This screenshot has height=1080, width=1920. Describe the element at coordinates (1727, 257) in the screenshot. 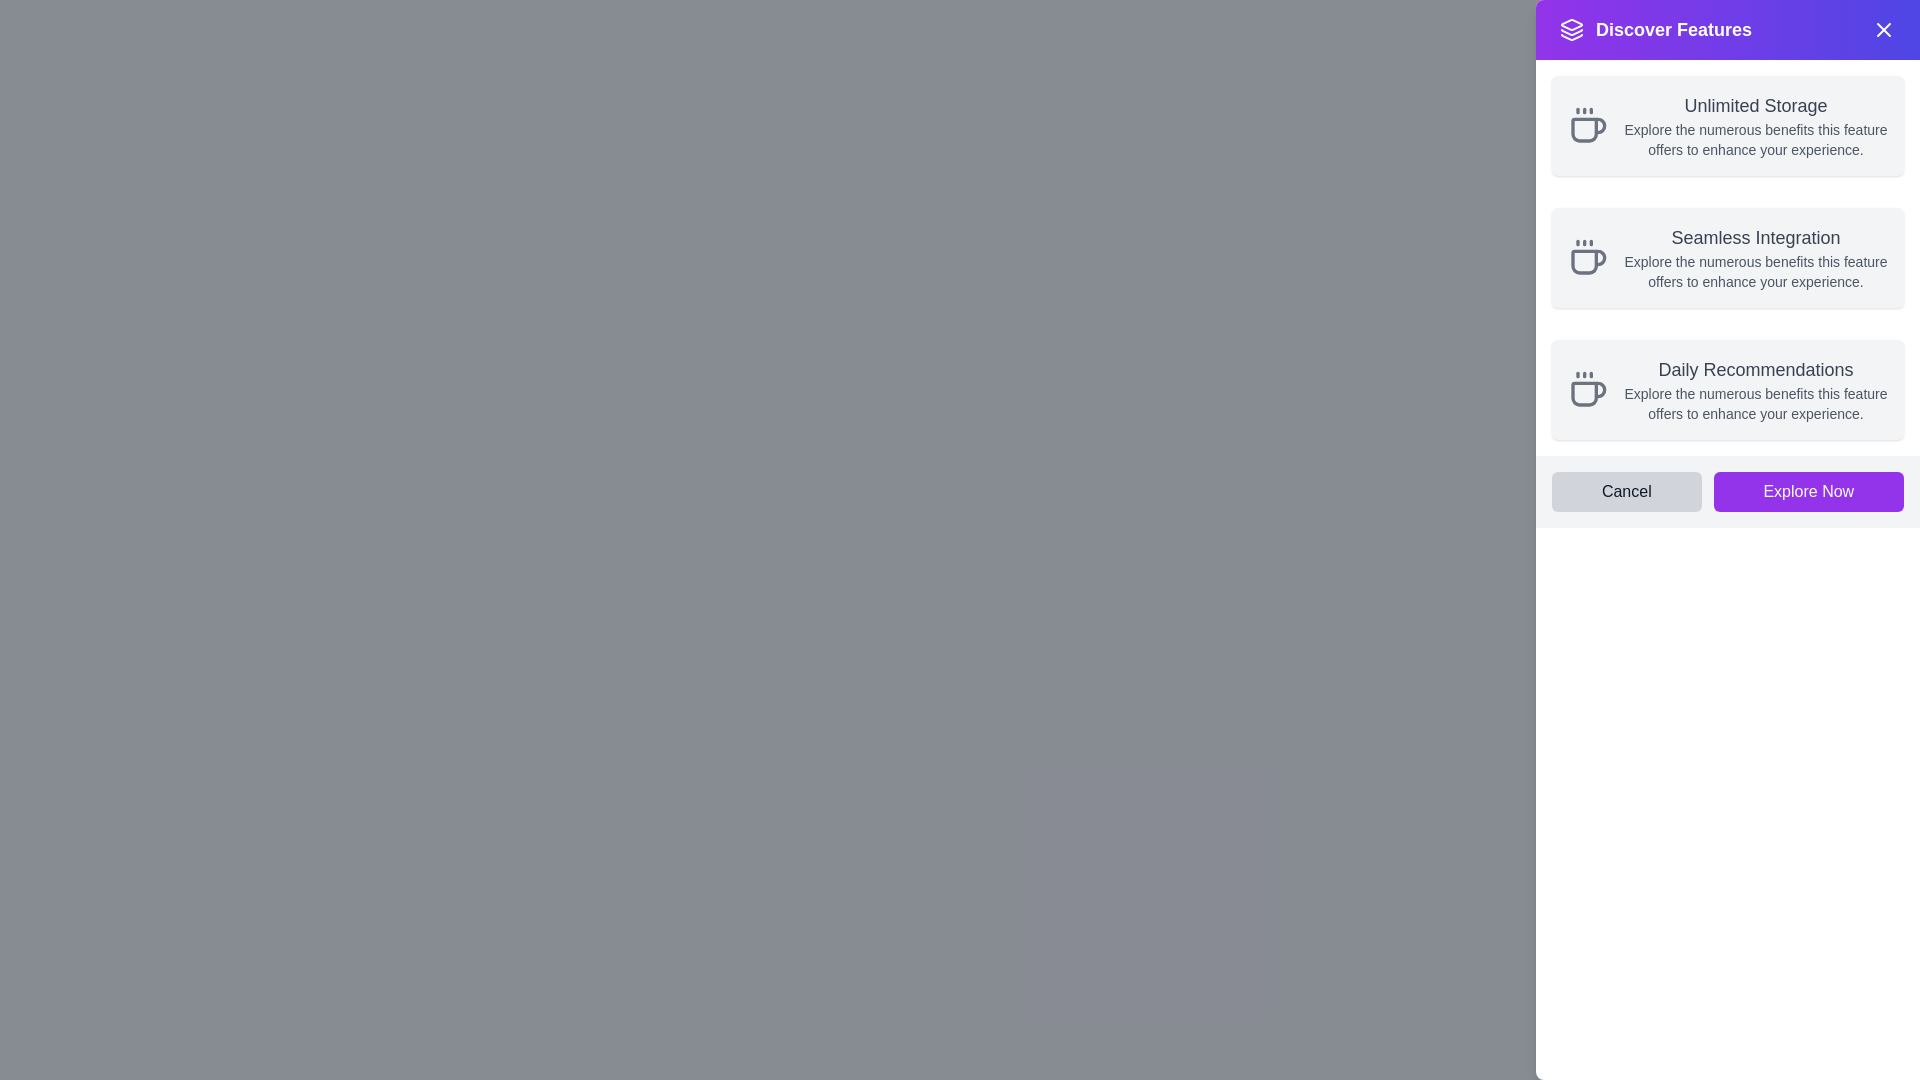

I see `description of the 'Seamless Integration' informational card, which is the second card in the 'Discover Features' section on the right sidebar` at that location.